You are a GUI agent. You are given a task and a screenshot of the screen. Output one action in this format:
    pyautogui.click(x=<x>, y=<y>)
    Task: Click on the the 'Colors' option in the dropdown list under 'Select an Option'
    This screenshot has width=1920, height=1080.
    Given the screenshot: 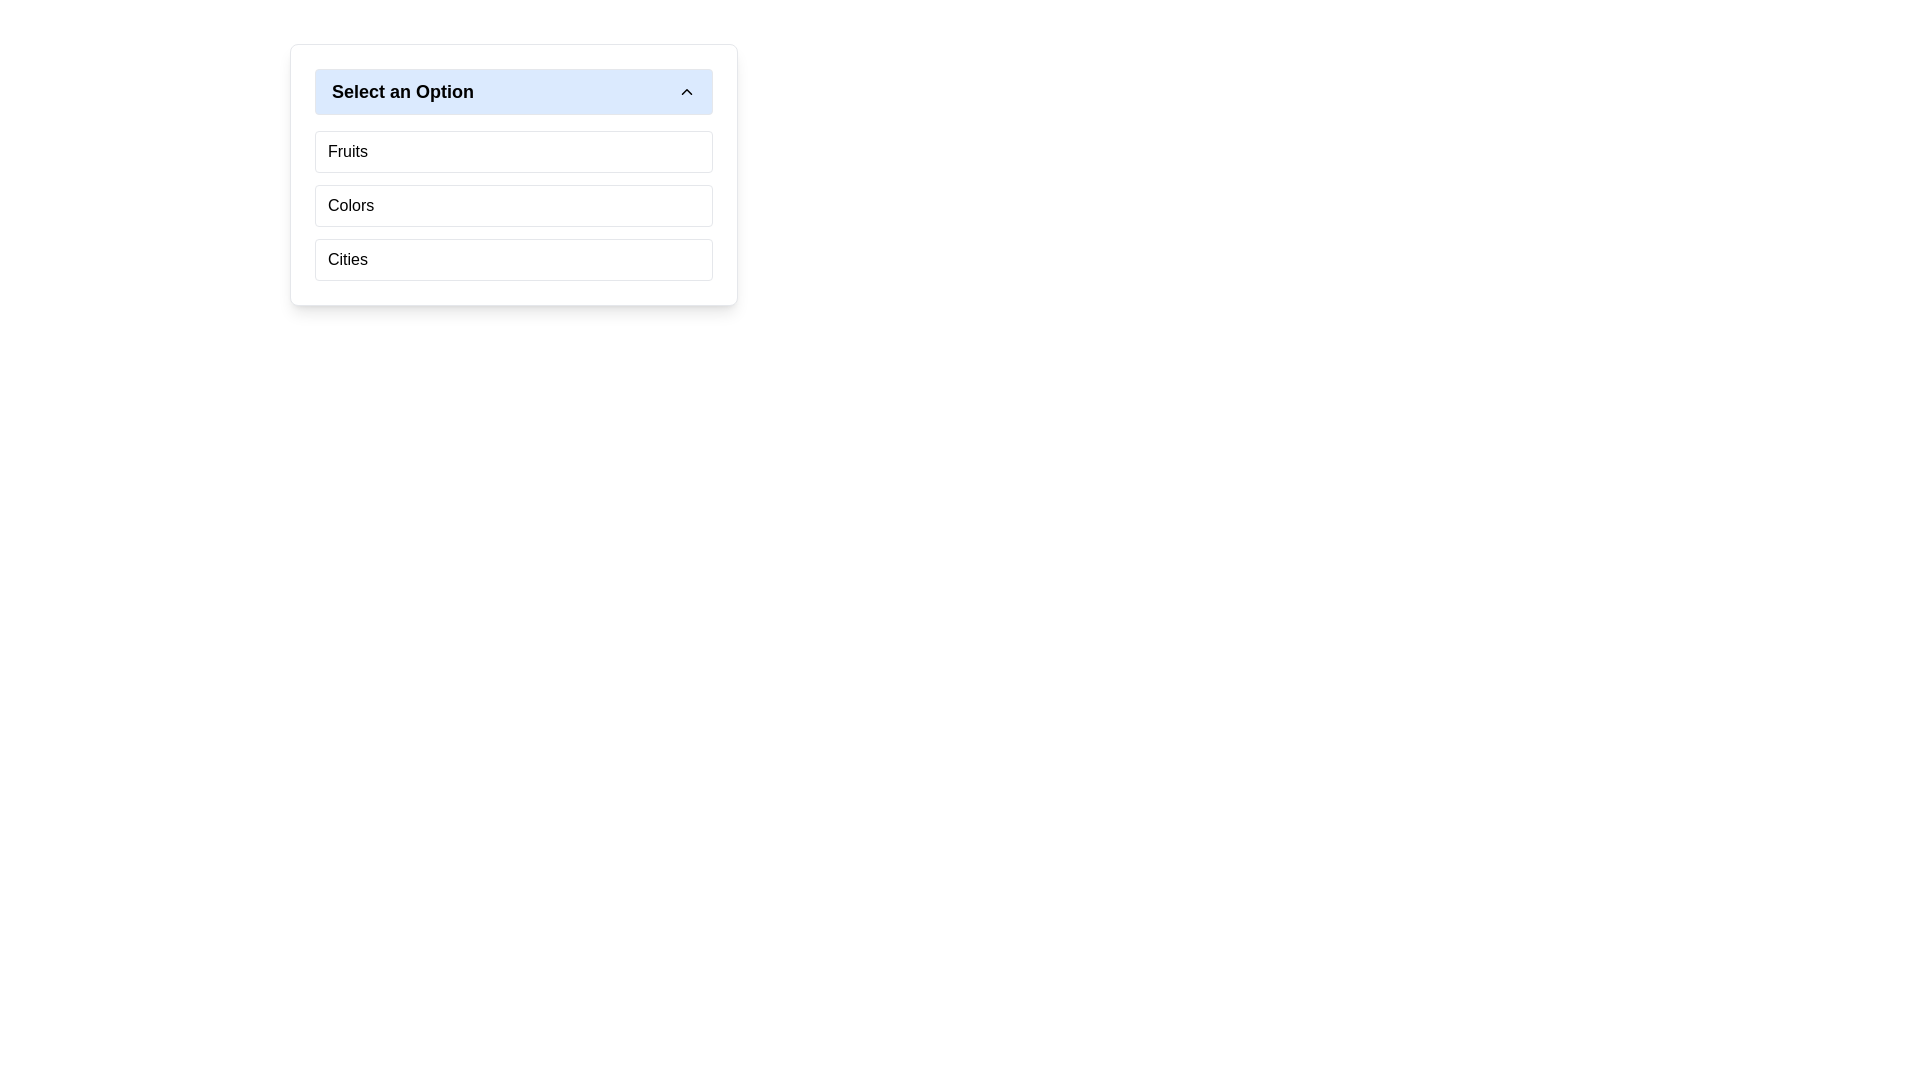 What is the action you would take?
    pyautogui.click(x=351, y=205)
    